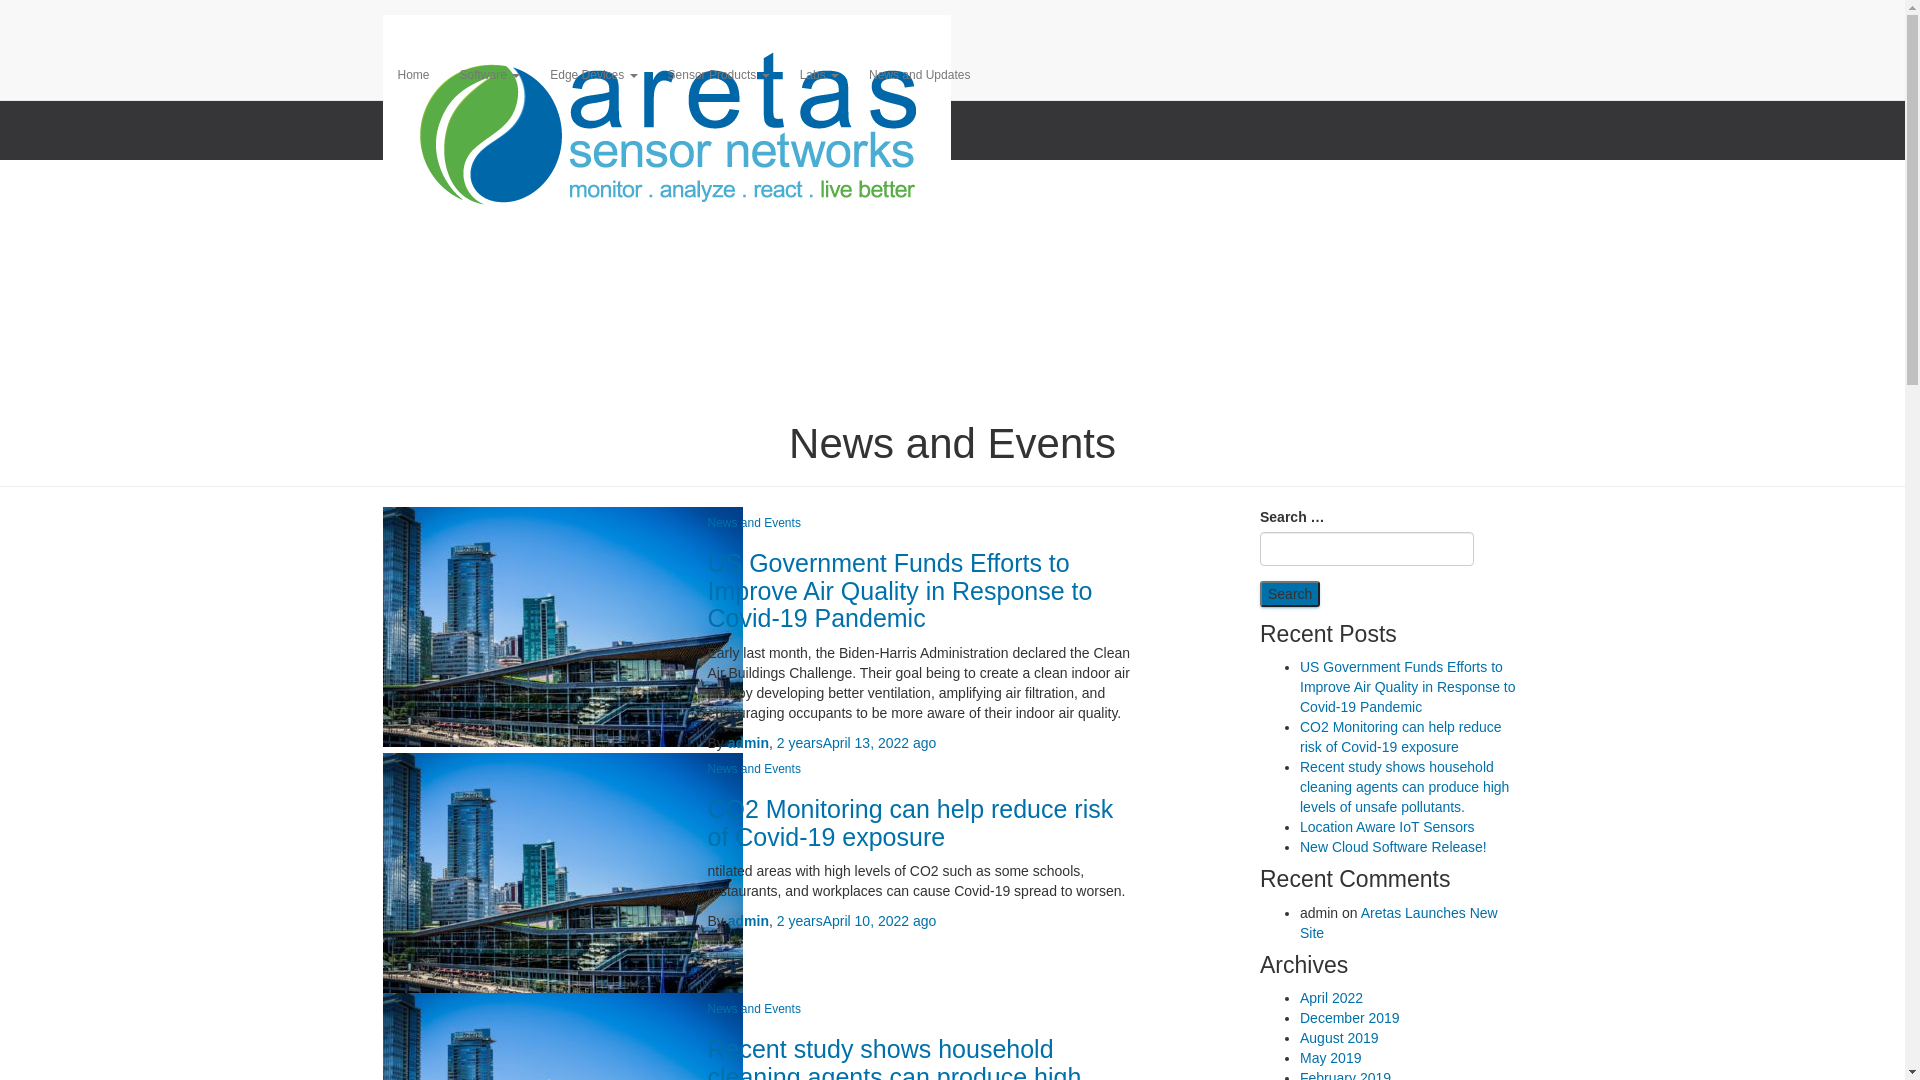 The width and height of the screenshot is (1920, 1080). I want to click on 'News and Events', so click(753, 1009).